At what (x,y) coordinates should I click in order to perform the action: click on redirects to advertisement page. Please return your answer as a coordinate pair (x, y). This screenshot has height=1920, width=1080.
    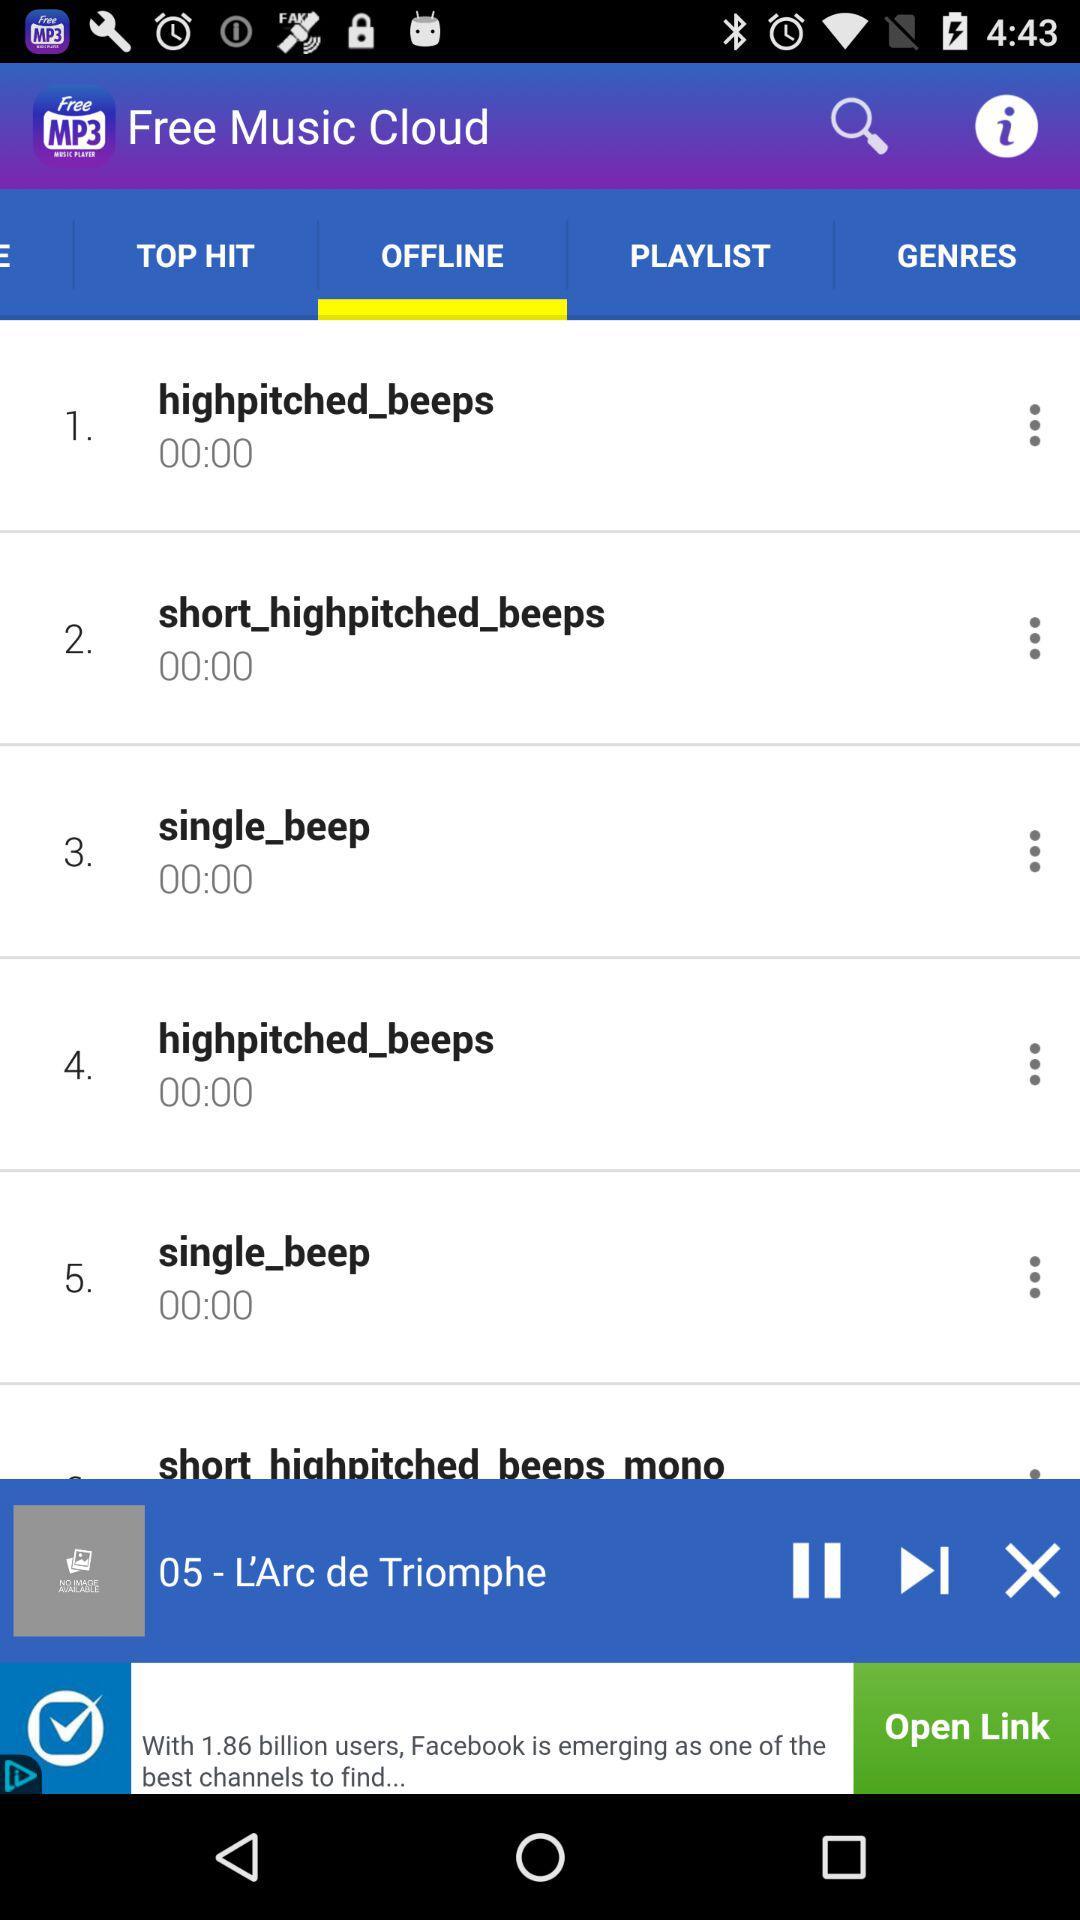
    Looking at the image, I should click on (540, 1727).